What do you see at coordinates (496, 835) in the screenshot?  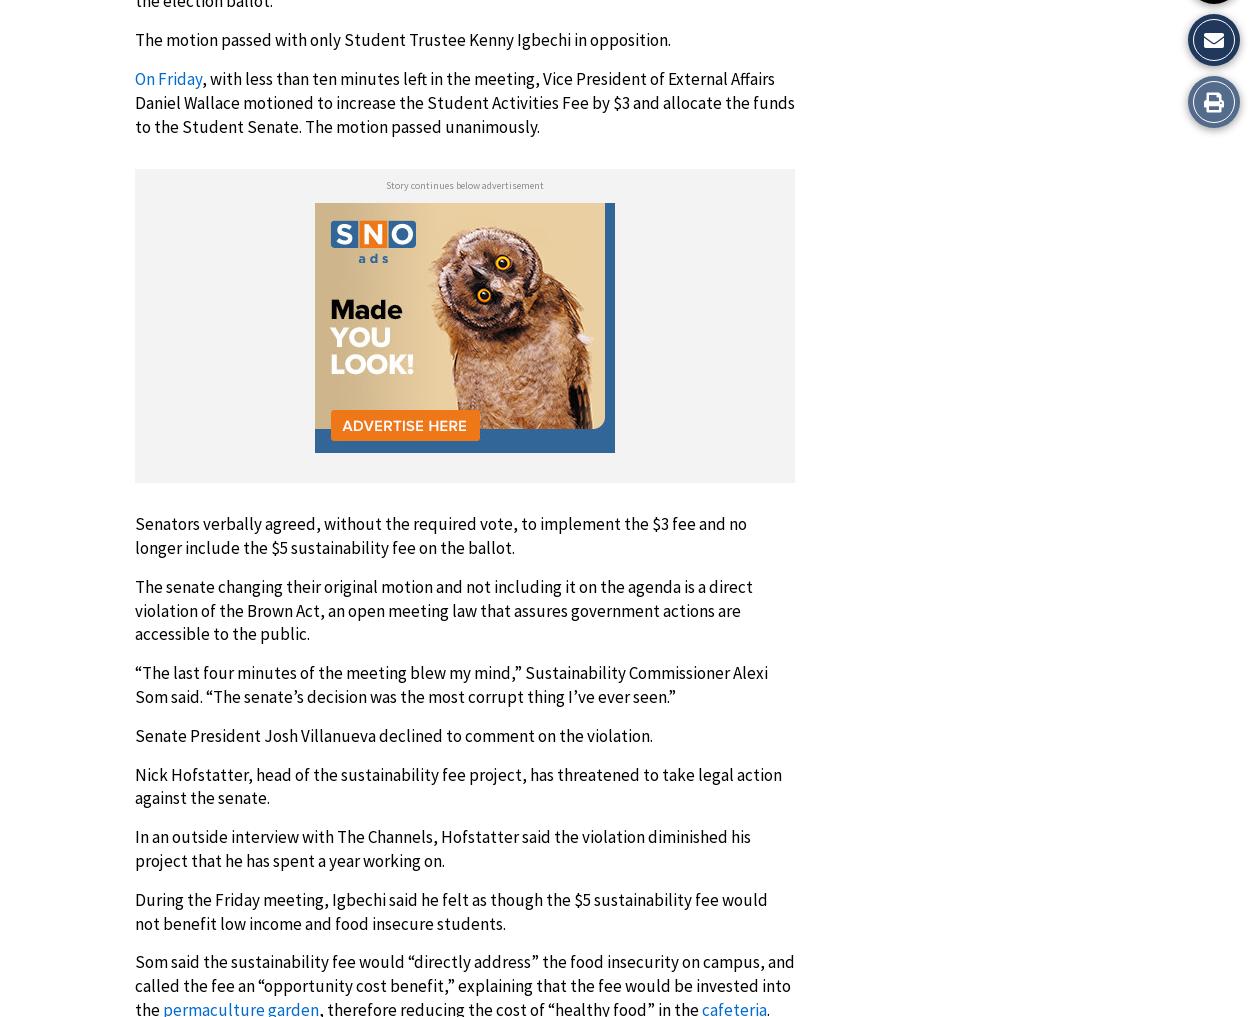 I see `'Hofstatter said'` at bounding box center [496, 835].